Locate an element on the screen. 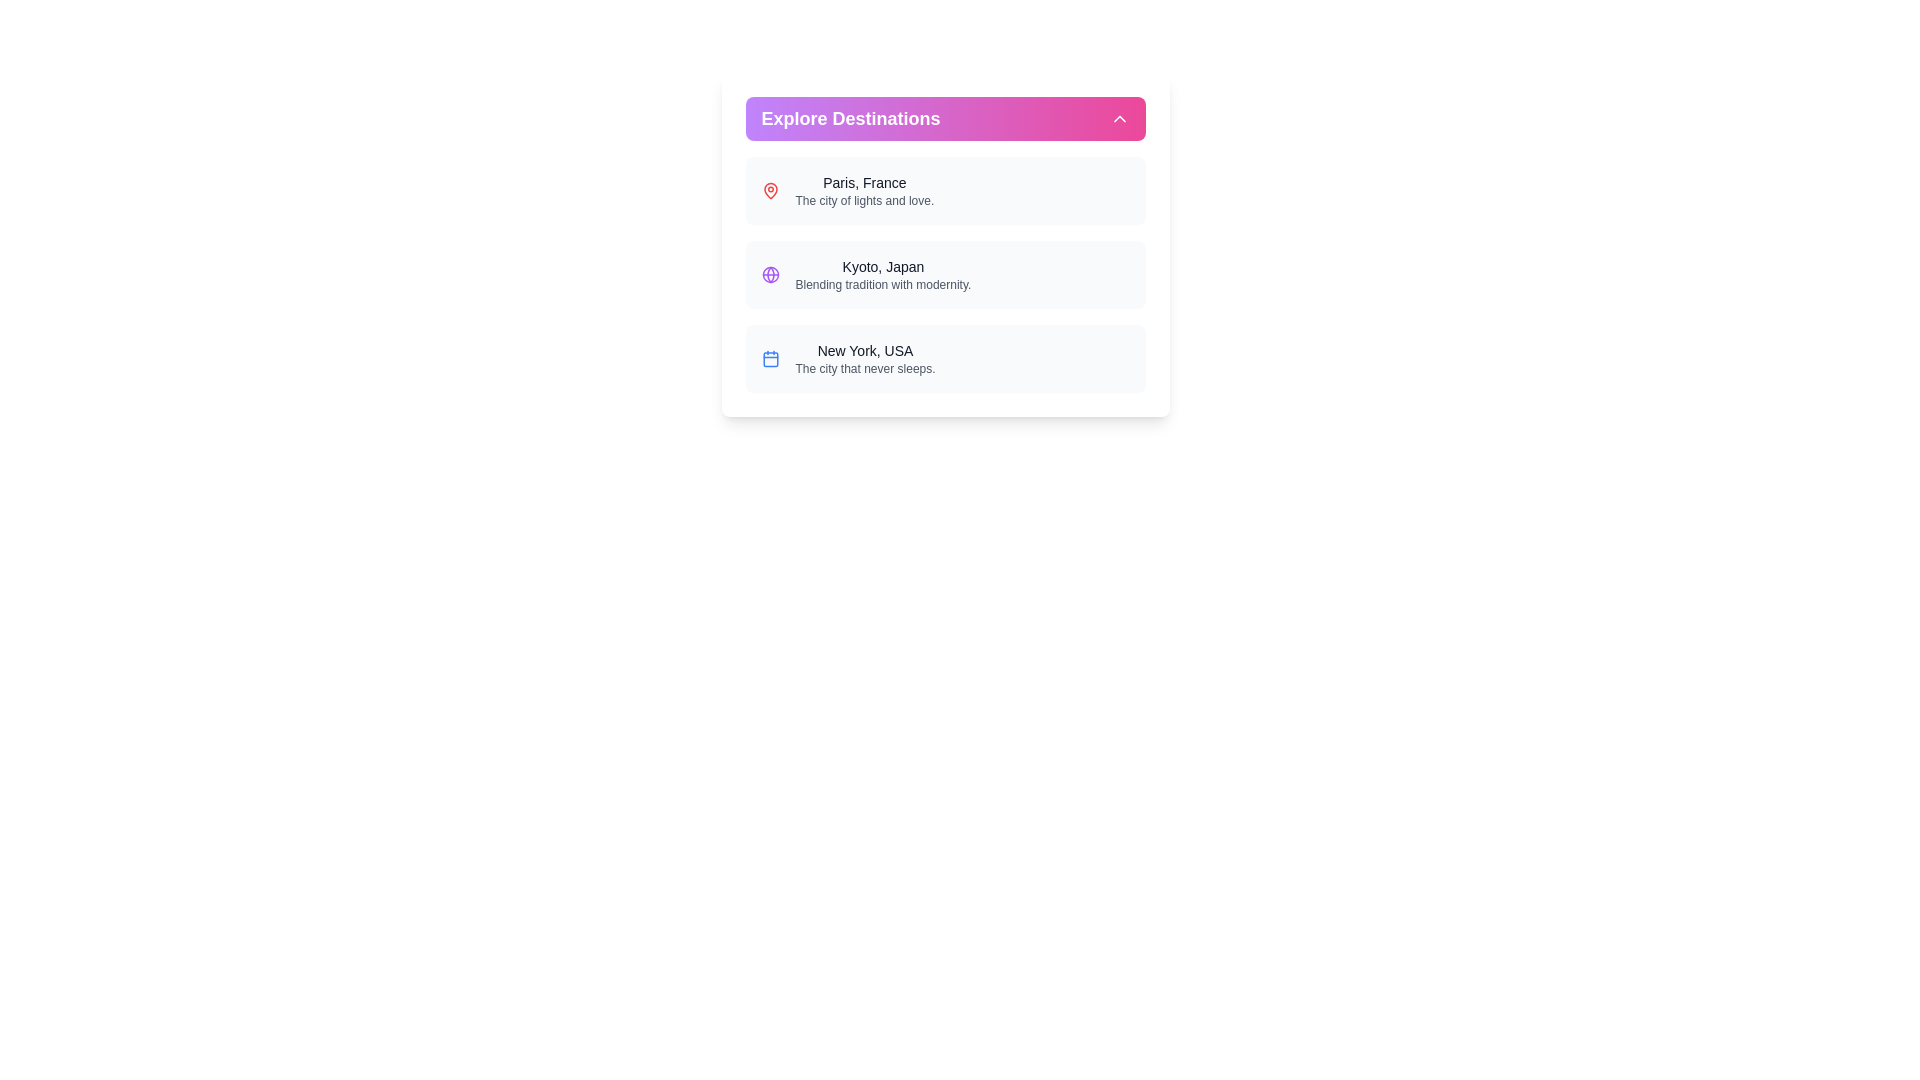 The height and width of the screenshot is (1080, 1920). large bold text 'Explore Destinations.' which is styled with a white font color on a gradient background transitioning from purple to pink, located at the center of a horizontal section at the top of the card is located at coordinates (850, 119).